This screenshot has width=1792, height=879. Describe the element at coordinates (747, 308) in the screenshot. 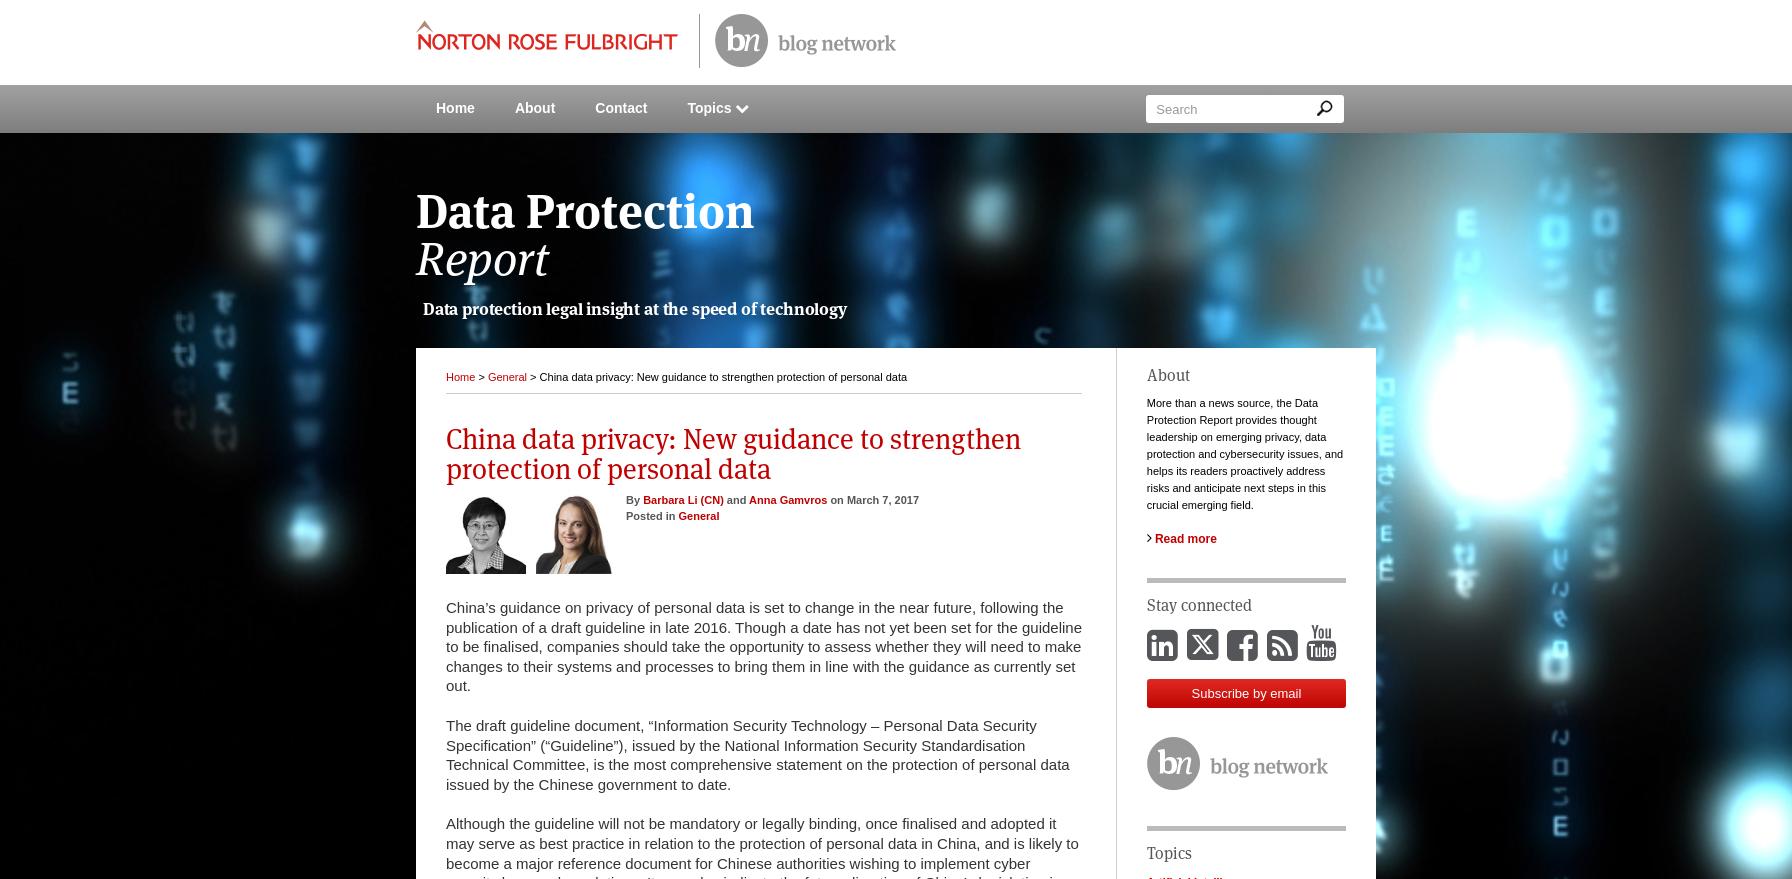

I see `'of'` at that location.